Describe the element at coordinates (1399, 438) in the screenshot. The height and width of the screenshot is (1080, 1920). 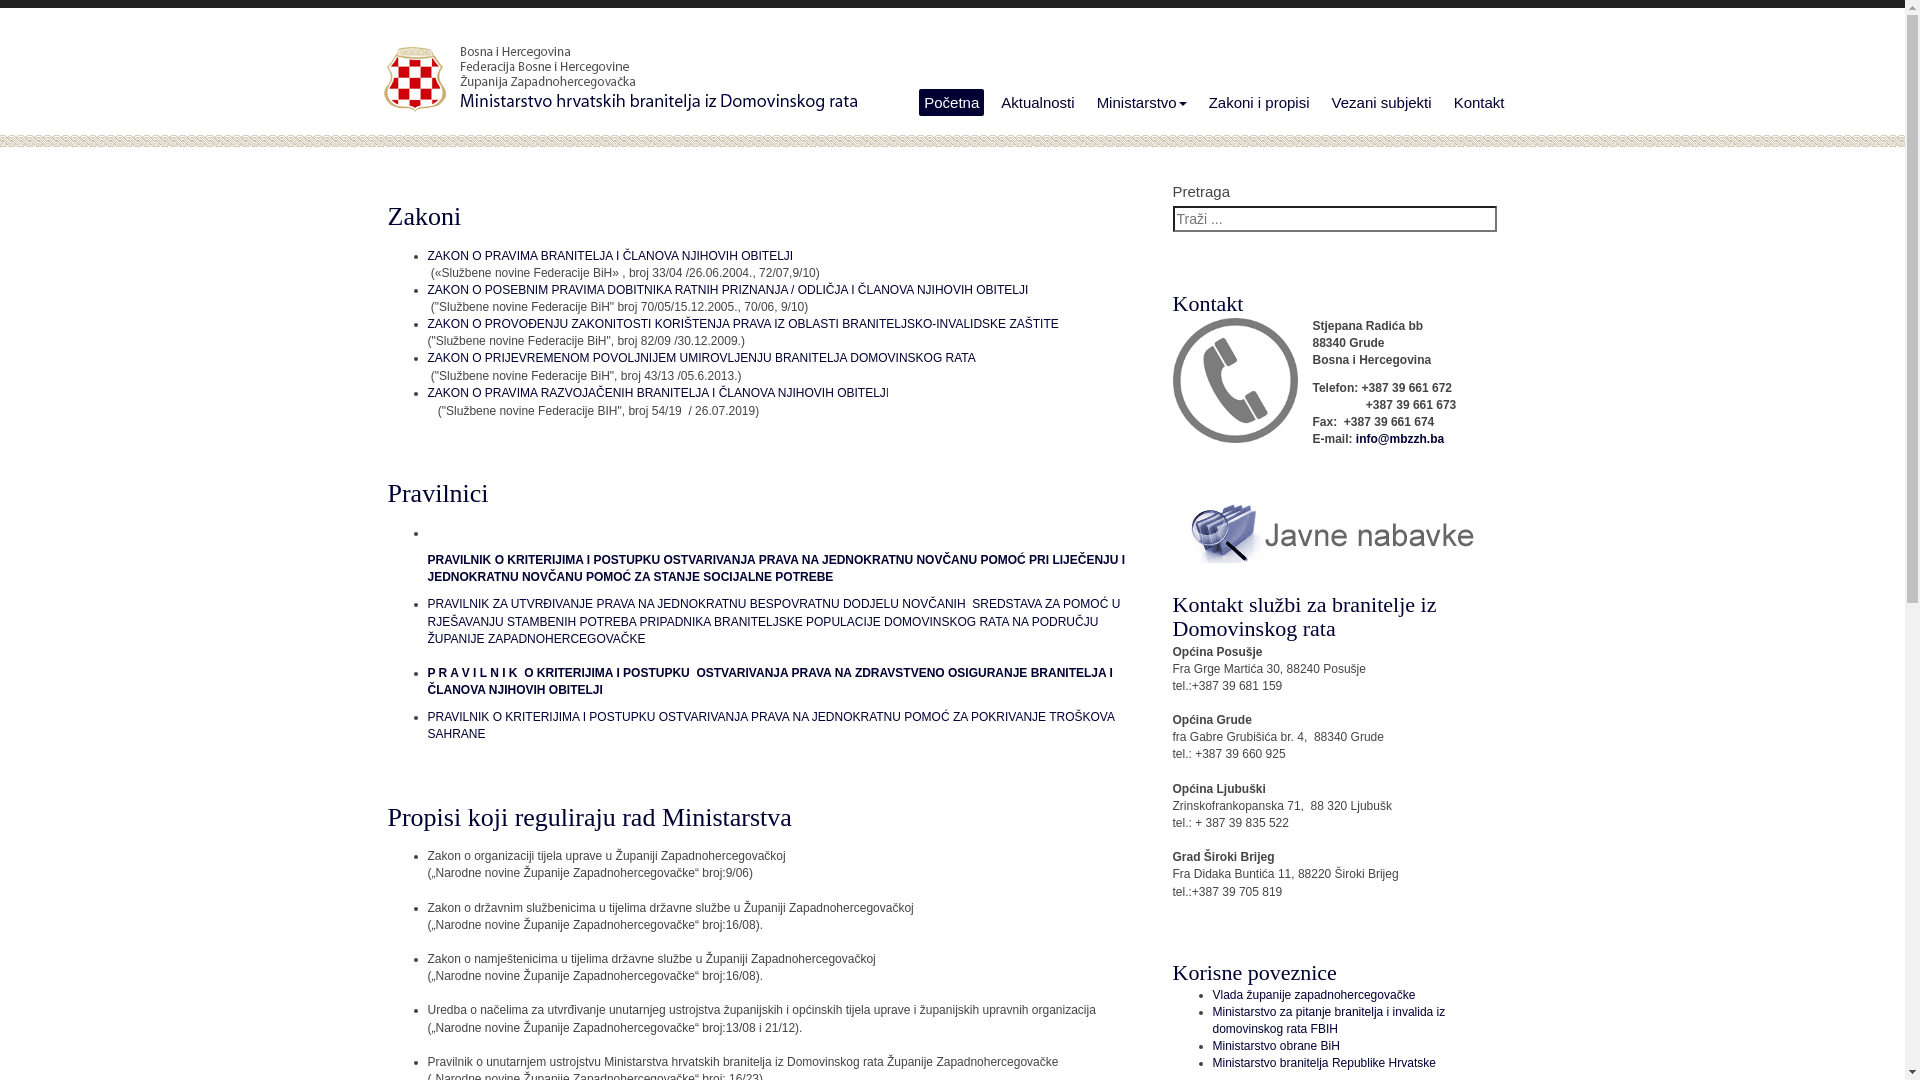
I see `'info@mbzzh.ba'` at that location.